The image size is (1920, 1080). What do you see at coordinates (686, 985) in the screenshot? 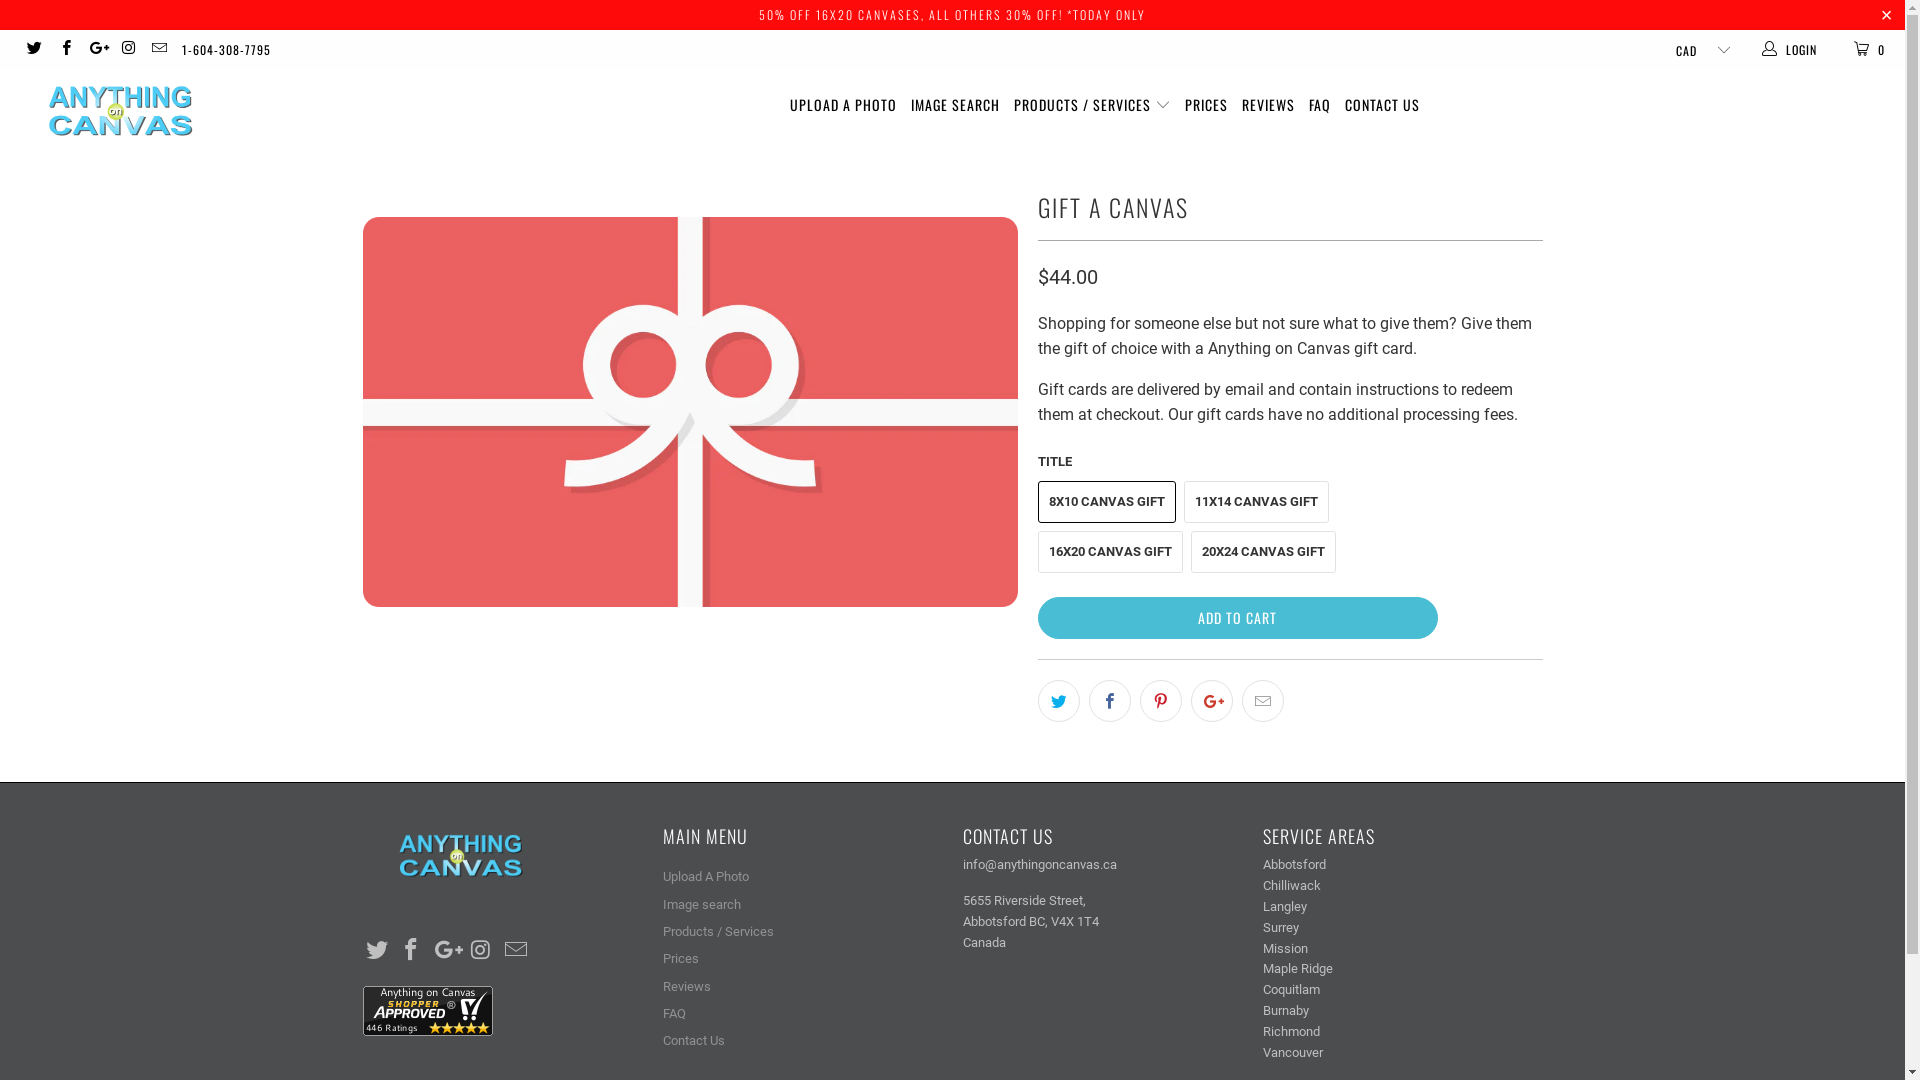
I see `'Reviews'` at bounding box center [686, 985].